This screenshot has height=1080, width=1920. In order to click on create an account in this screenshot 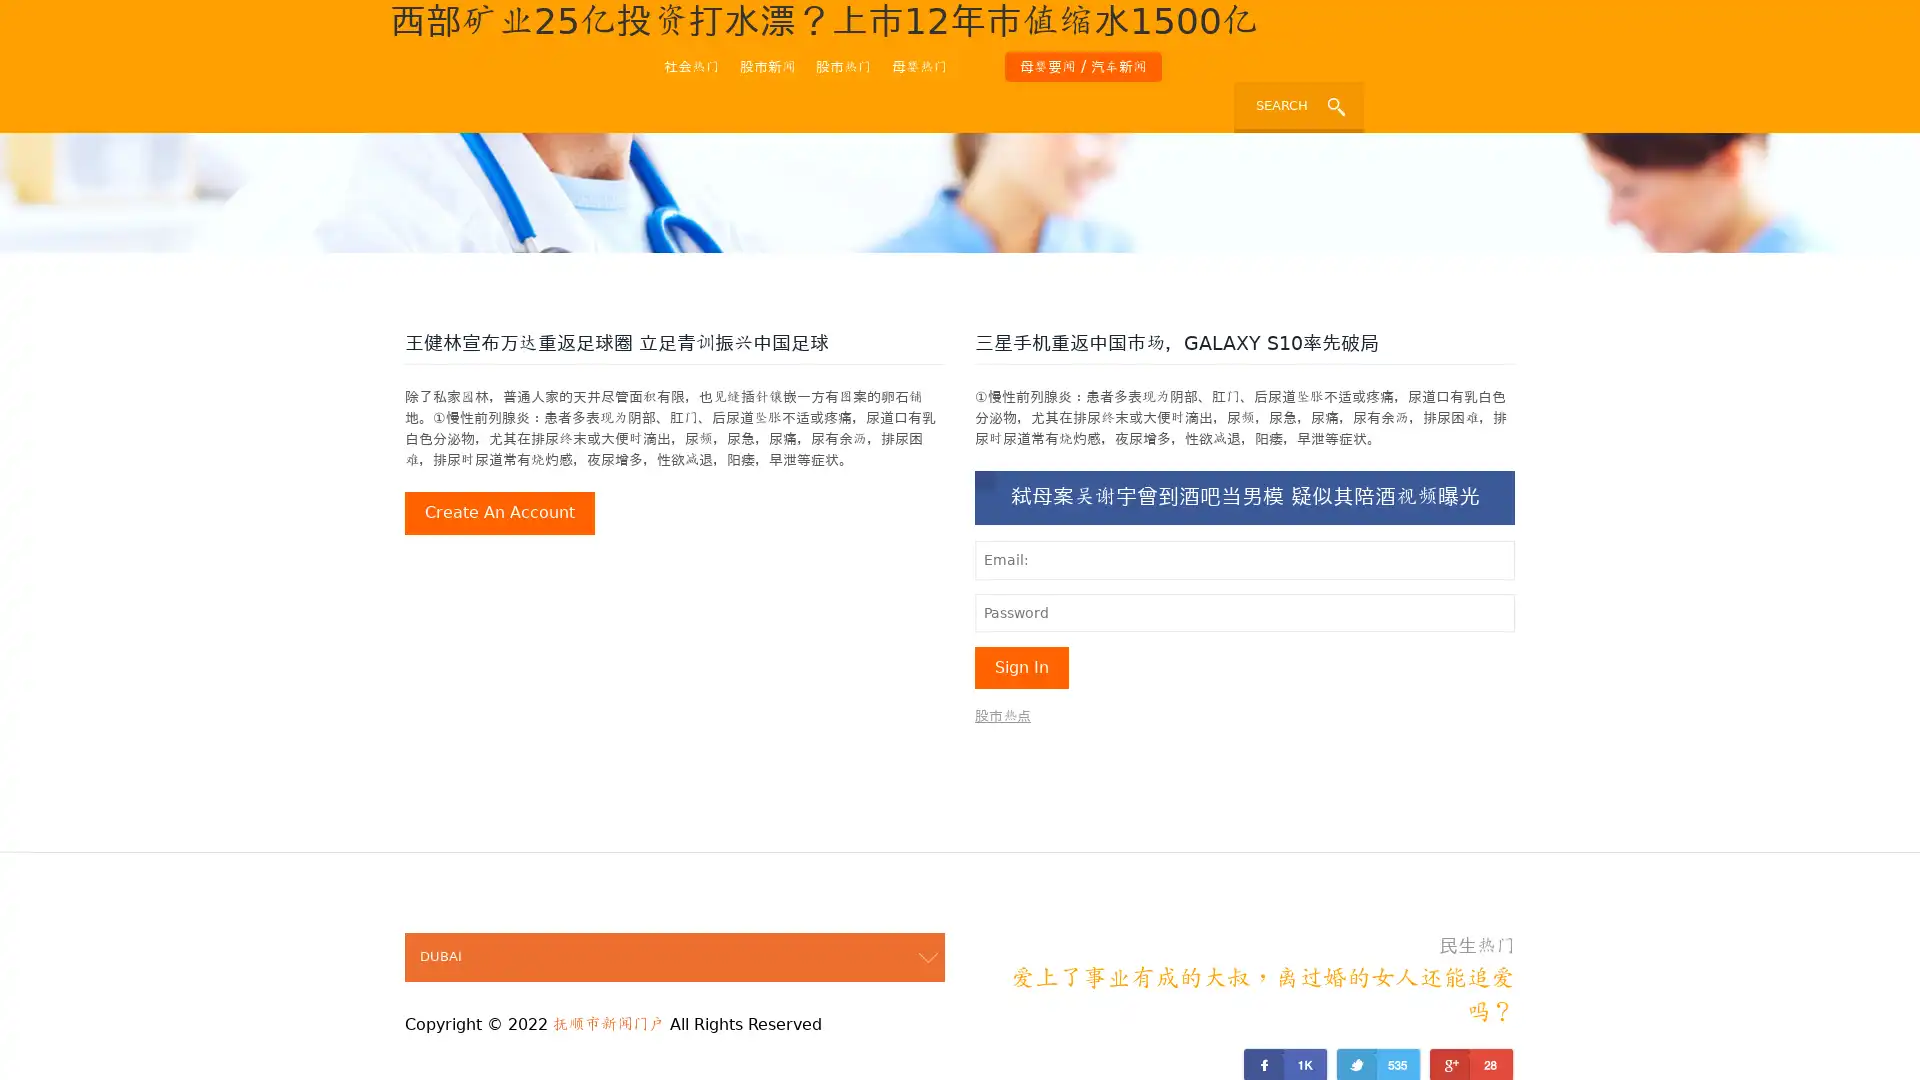, I will do `click(499, 512)`.